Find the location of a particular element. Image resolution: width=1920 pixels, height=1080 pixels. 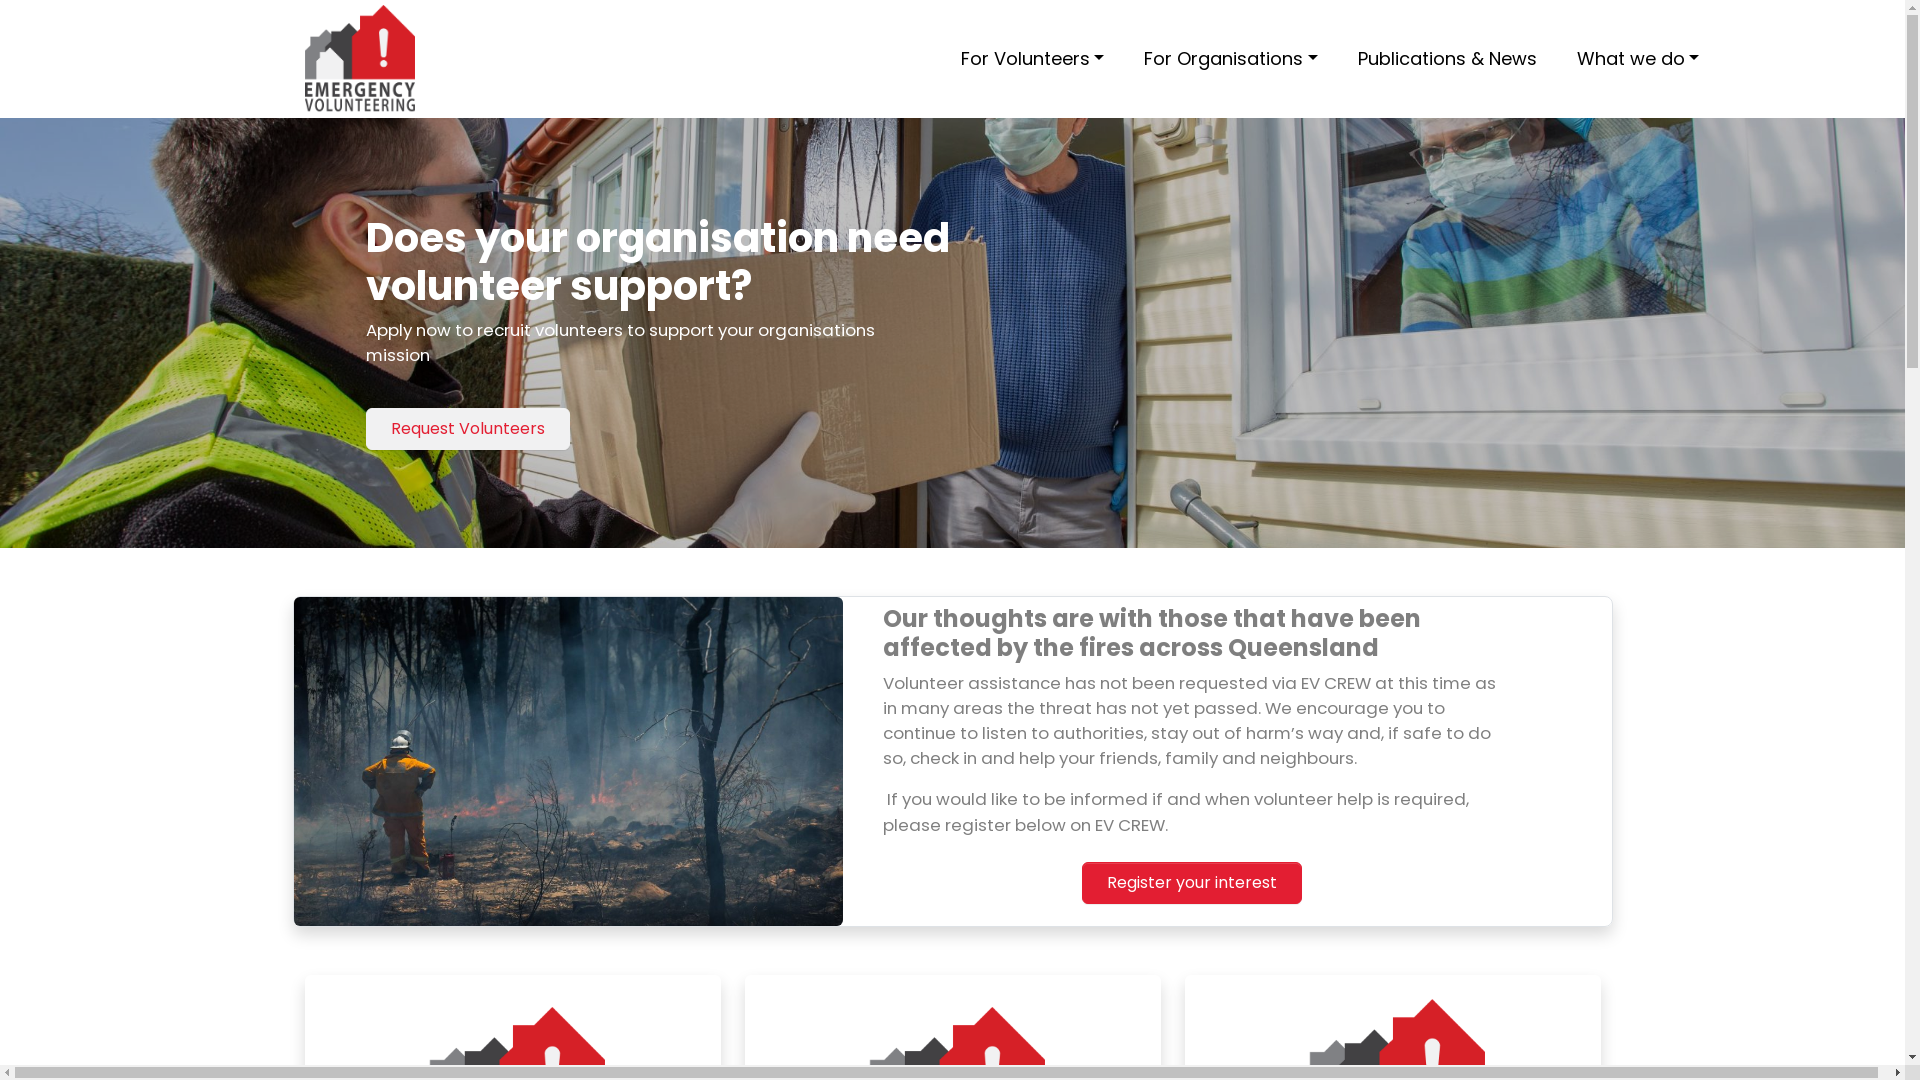

'For Organisations' is located at coordinates (1136, 57).